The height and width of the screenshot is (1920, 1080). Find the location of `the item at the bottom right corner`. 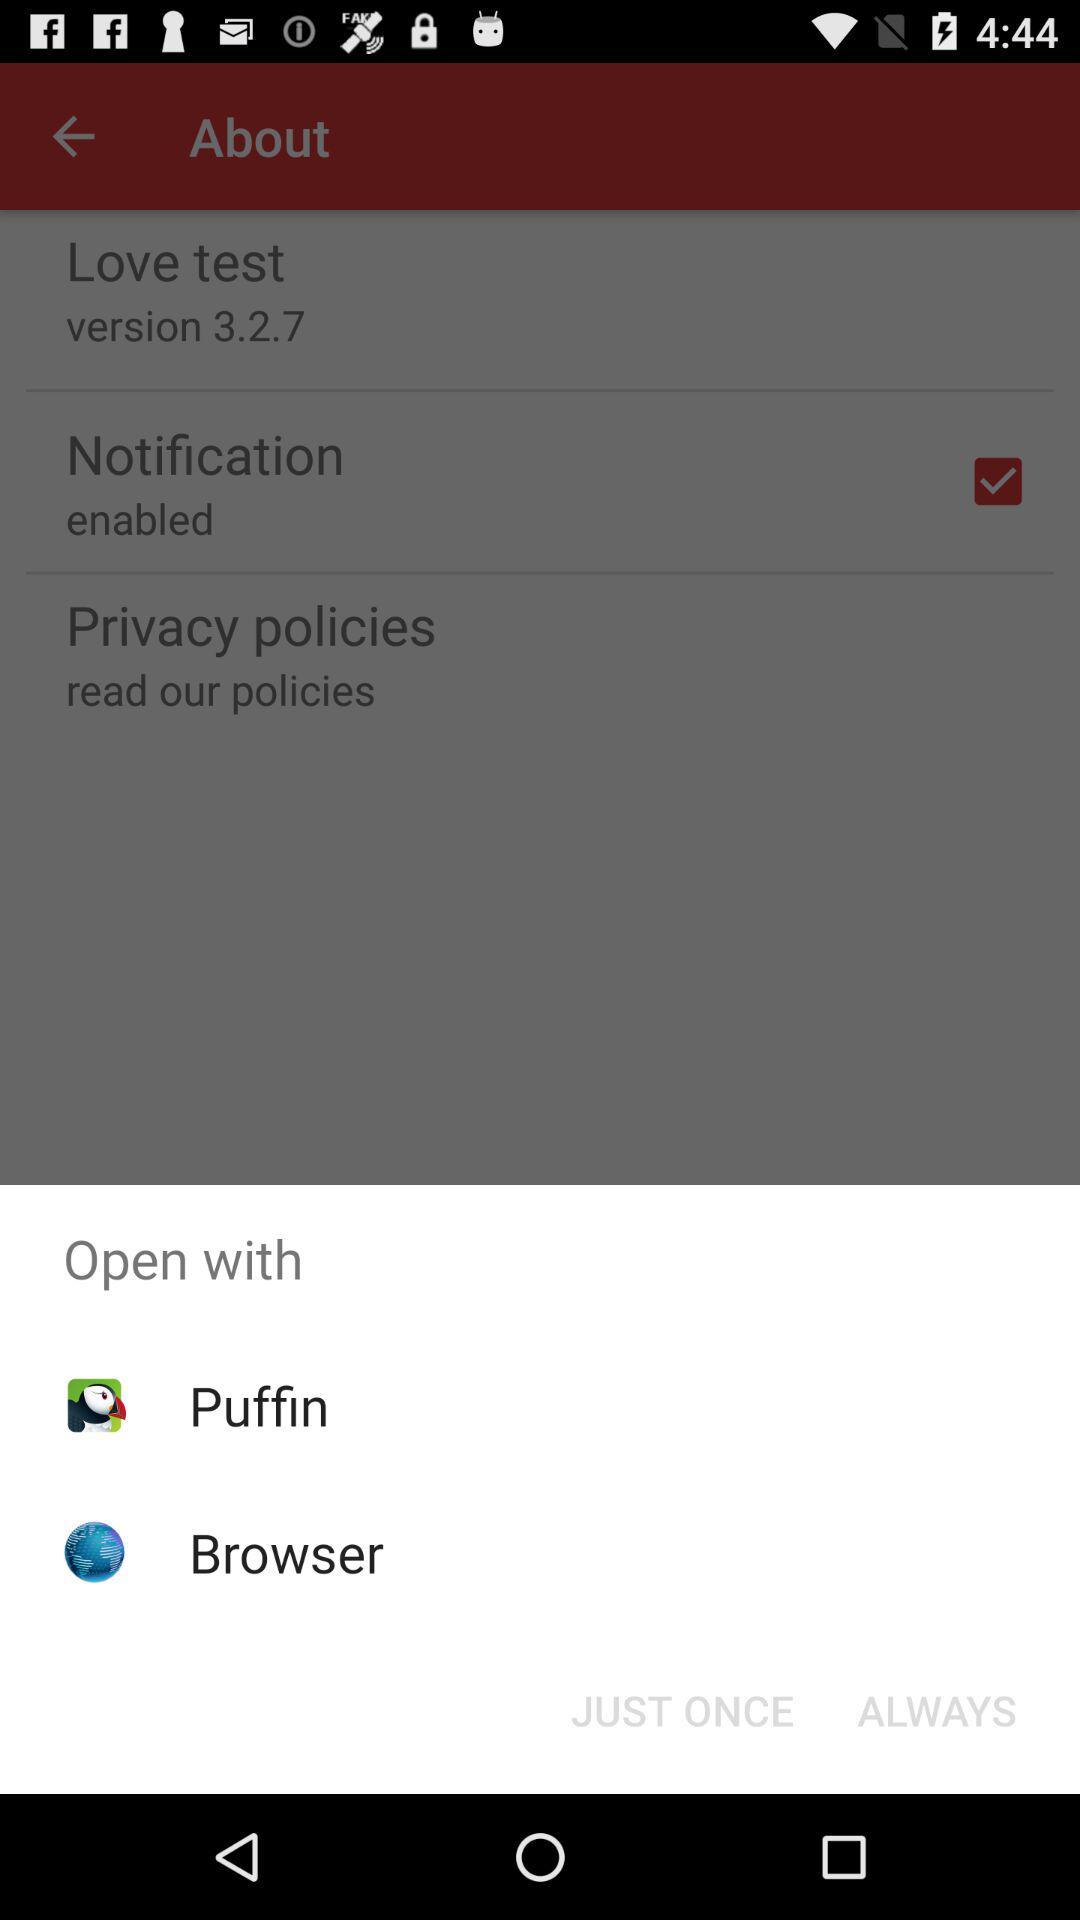

the item at the bottom right corner is located at coordinates (937, 1708).